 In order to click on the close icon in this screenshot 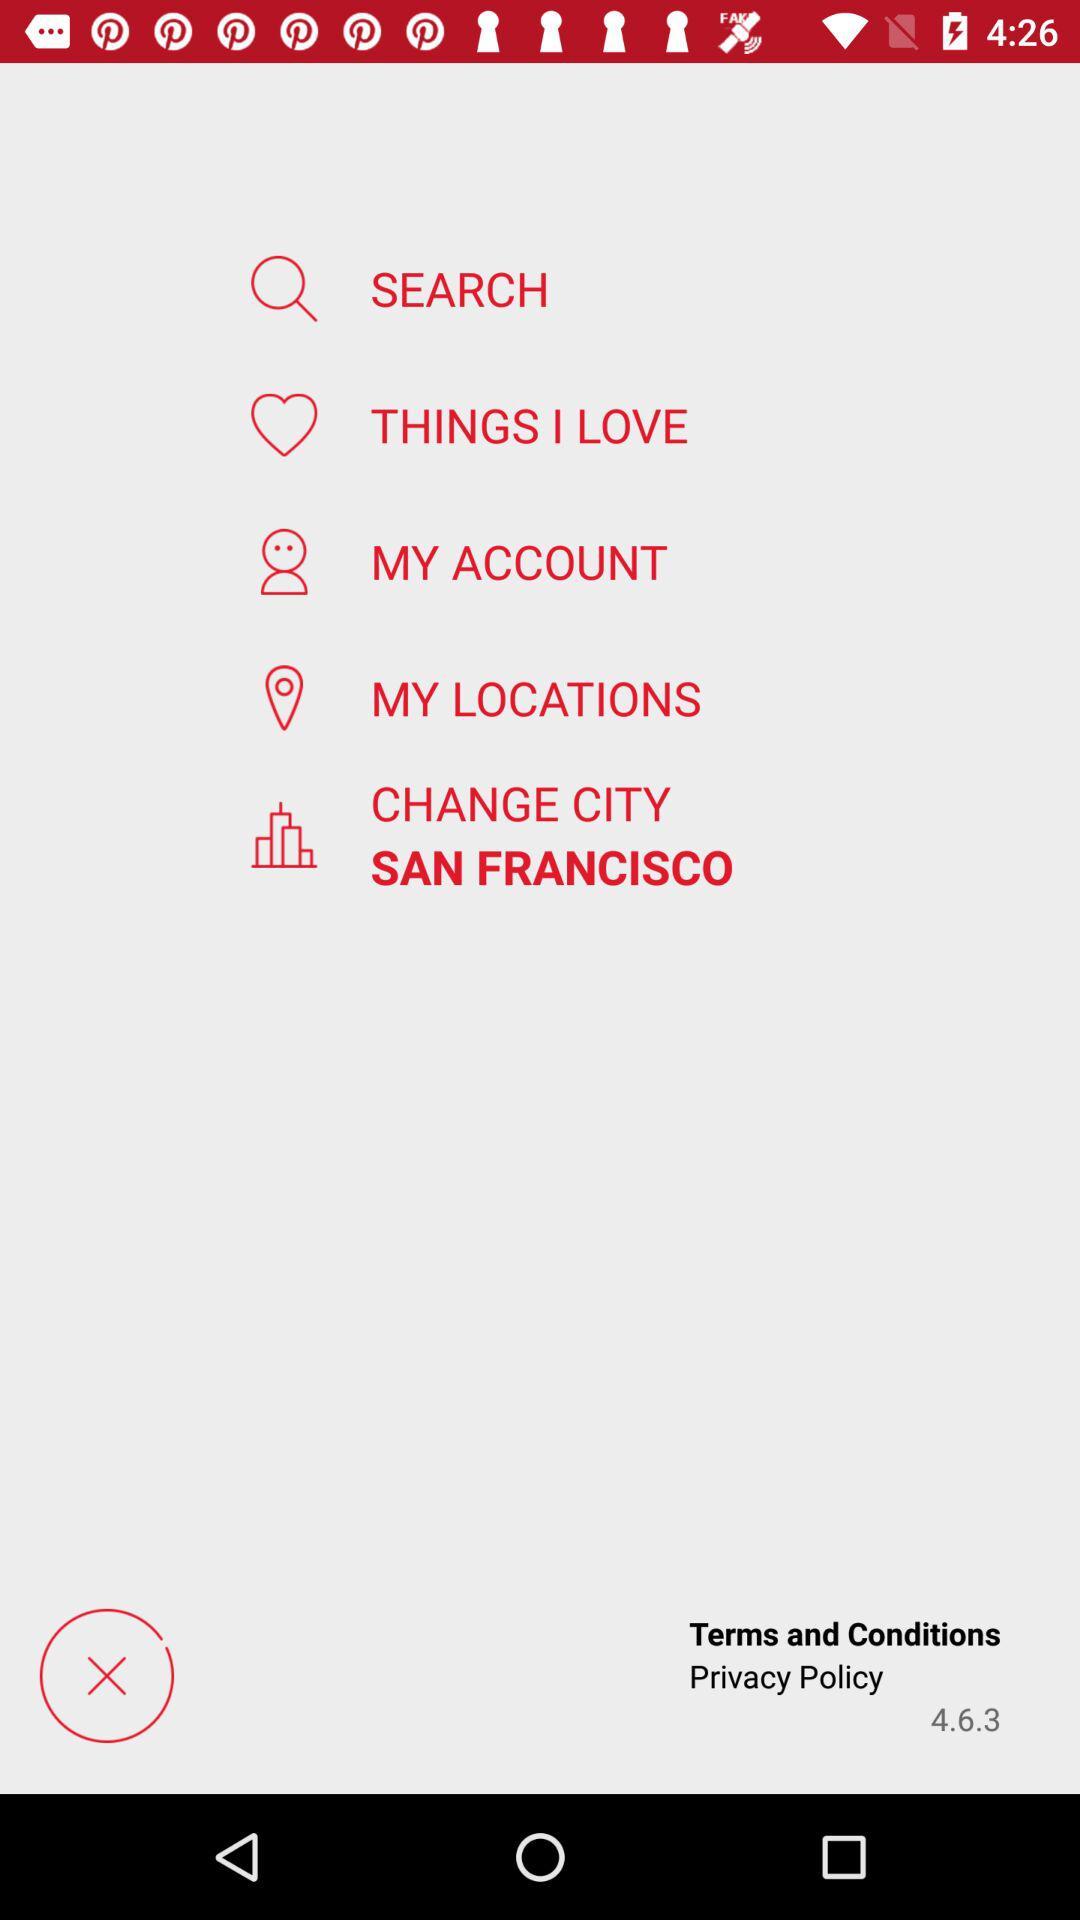, I will do `click(106, 1675)`.